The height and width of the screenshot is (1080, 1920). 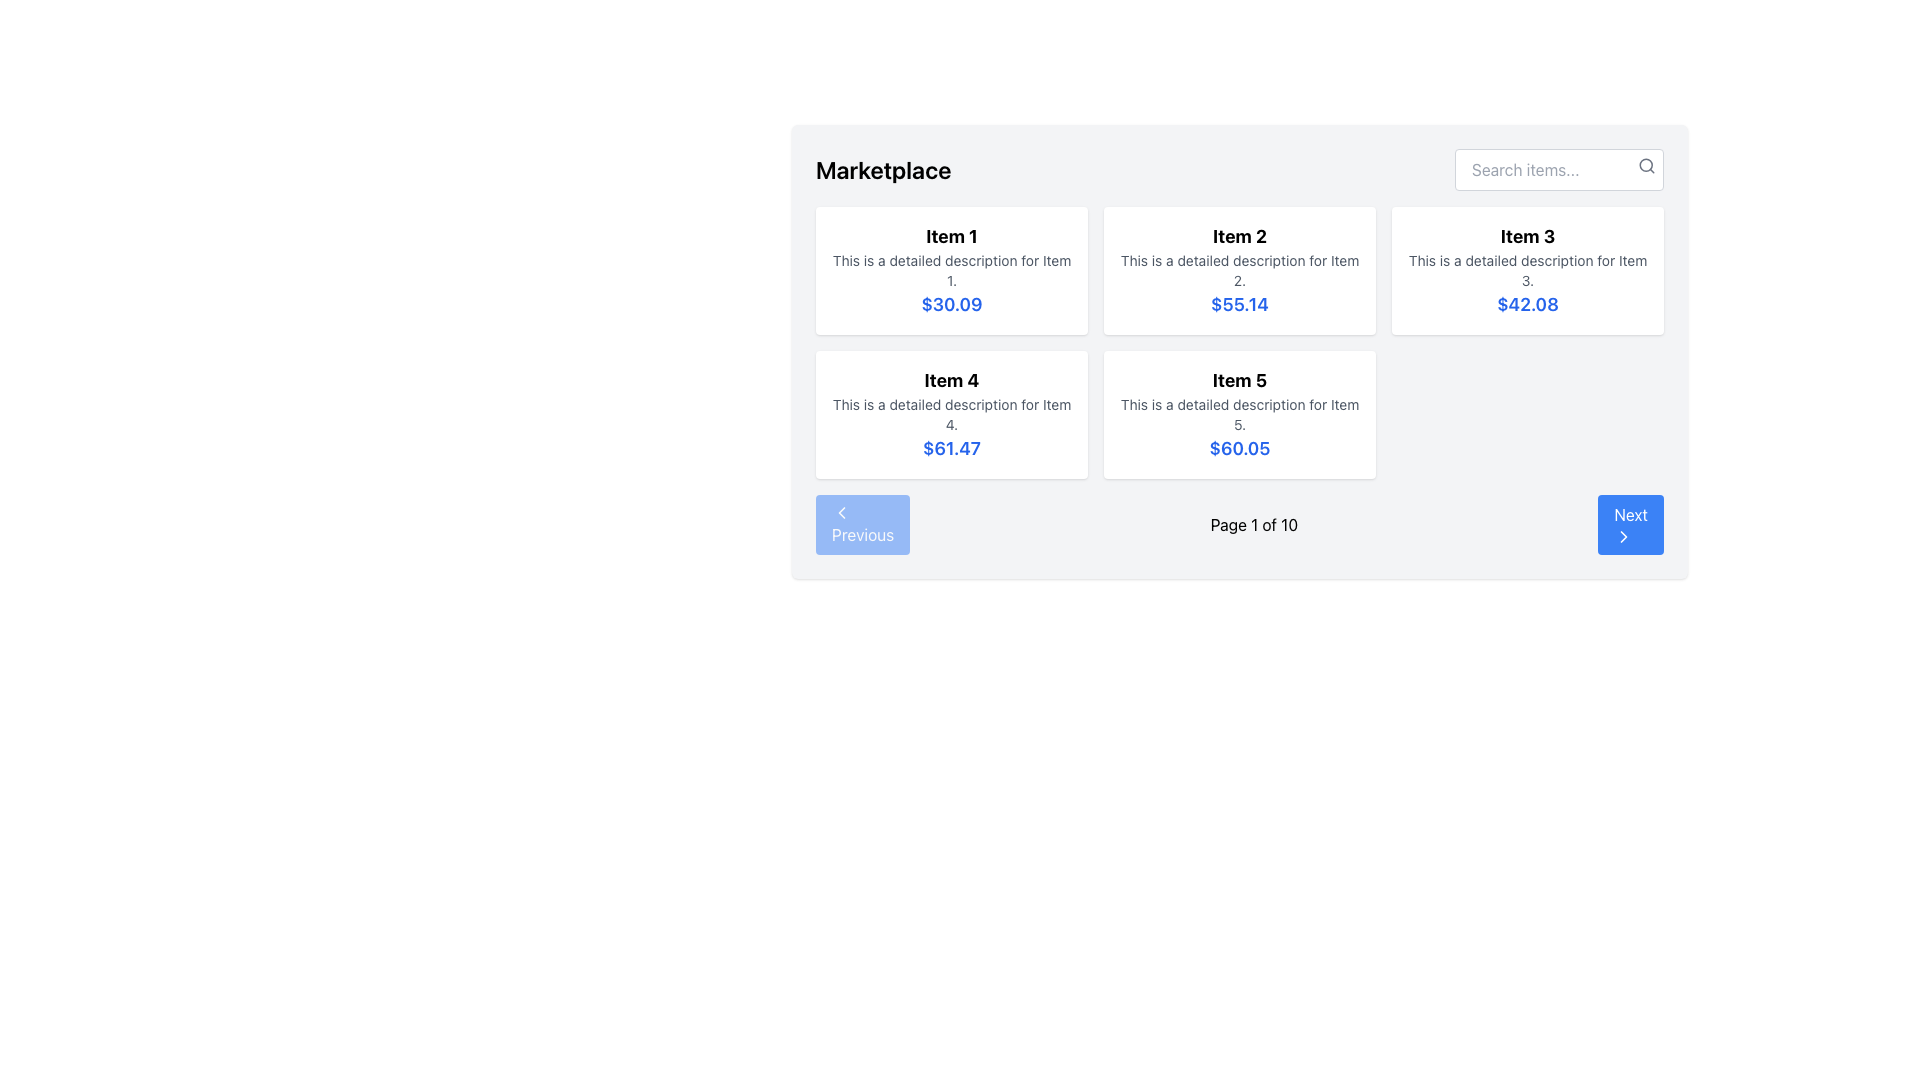 What do you see at coordinates (1624, 535) in the screenshot?
I see `the chevron-shaped icon inside the blue 'Next' button located at the bottom right corner of the interface` at bounding box center [1624, 535].